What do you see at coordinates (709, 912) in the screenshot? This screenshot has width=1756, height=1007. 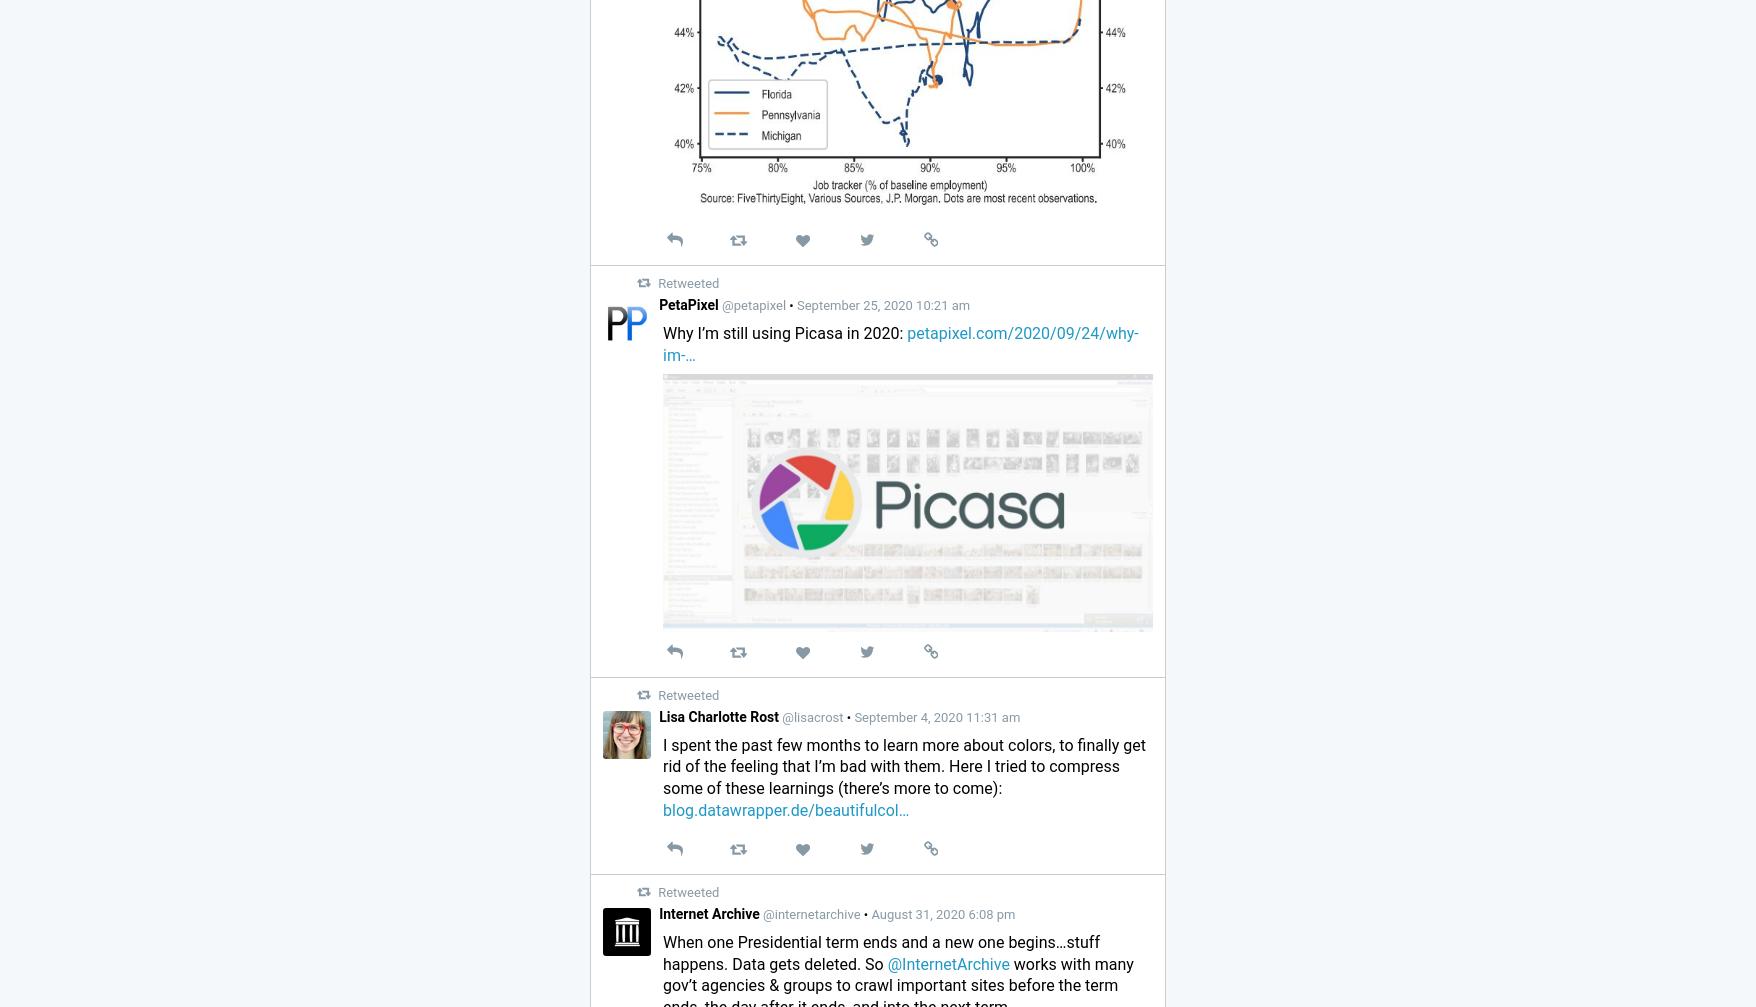 I see `'Internet Archive'` at bounding box center [709, 912].